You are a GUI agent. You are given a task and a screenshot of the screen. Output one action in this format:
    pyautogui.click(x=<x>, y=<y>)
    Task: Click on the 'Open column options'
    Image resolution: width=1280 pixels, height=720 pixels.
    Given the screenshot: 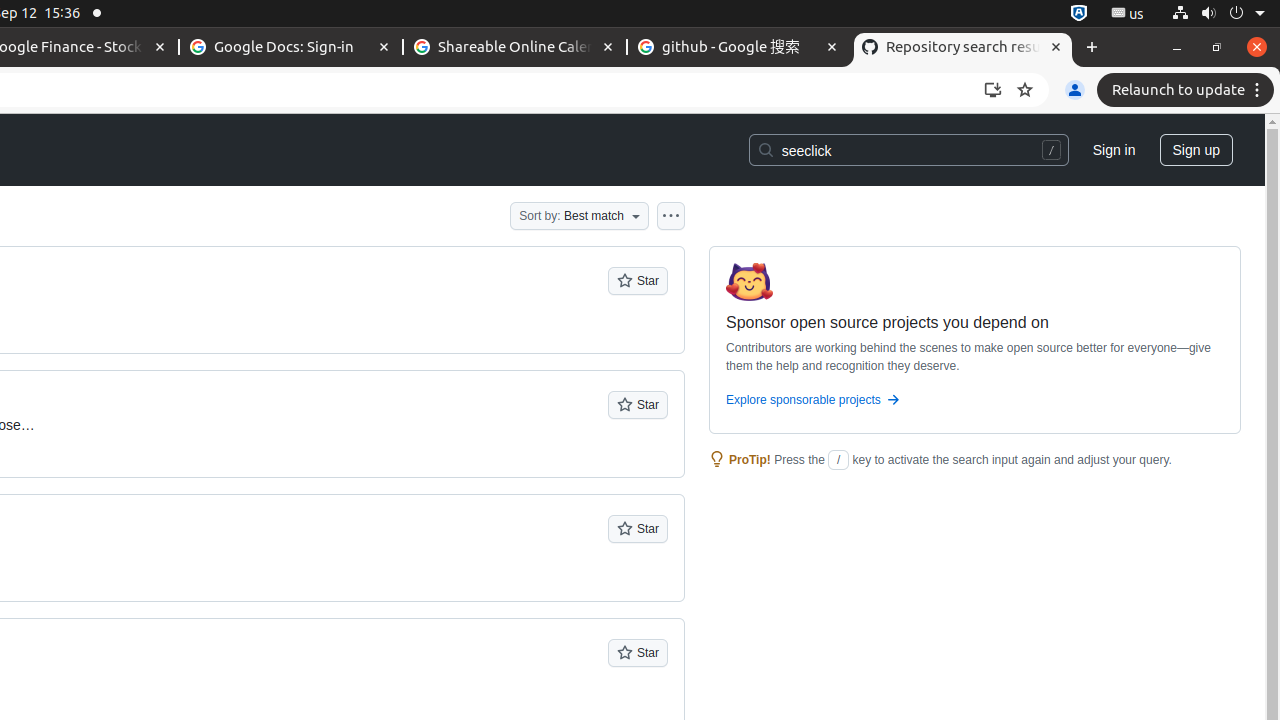 What is the action you would take?
    pyautogui.click(x=670, y=216)
    